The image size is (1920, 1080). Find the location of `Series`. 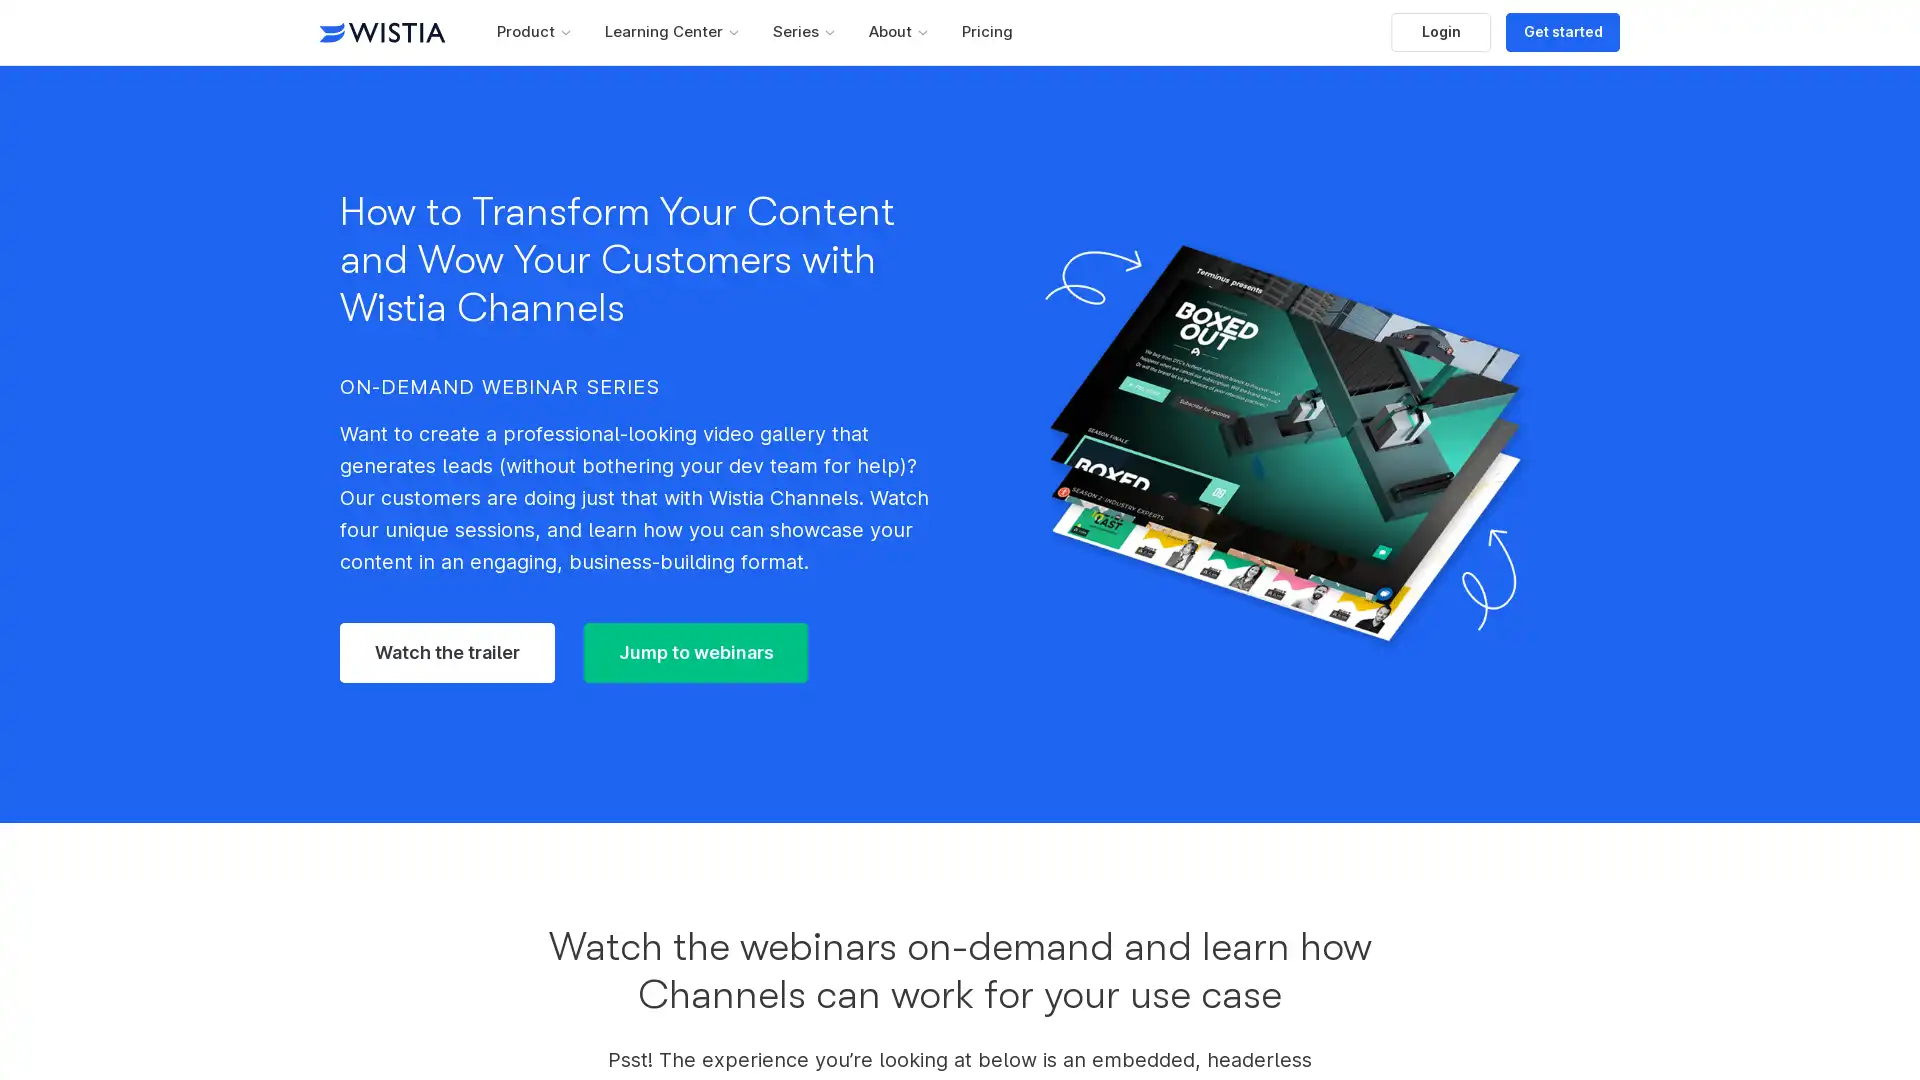

Series is located at coordinates (802, 32).